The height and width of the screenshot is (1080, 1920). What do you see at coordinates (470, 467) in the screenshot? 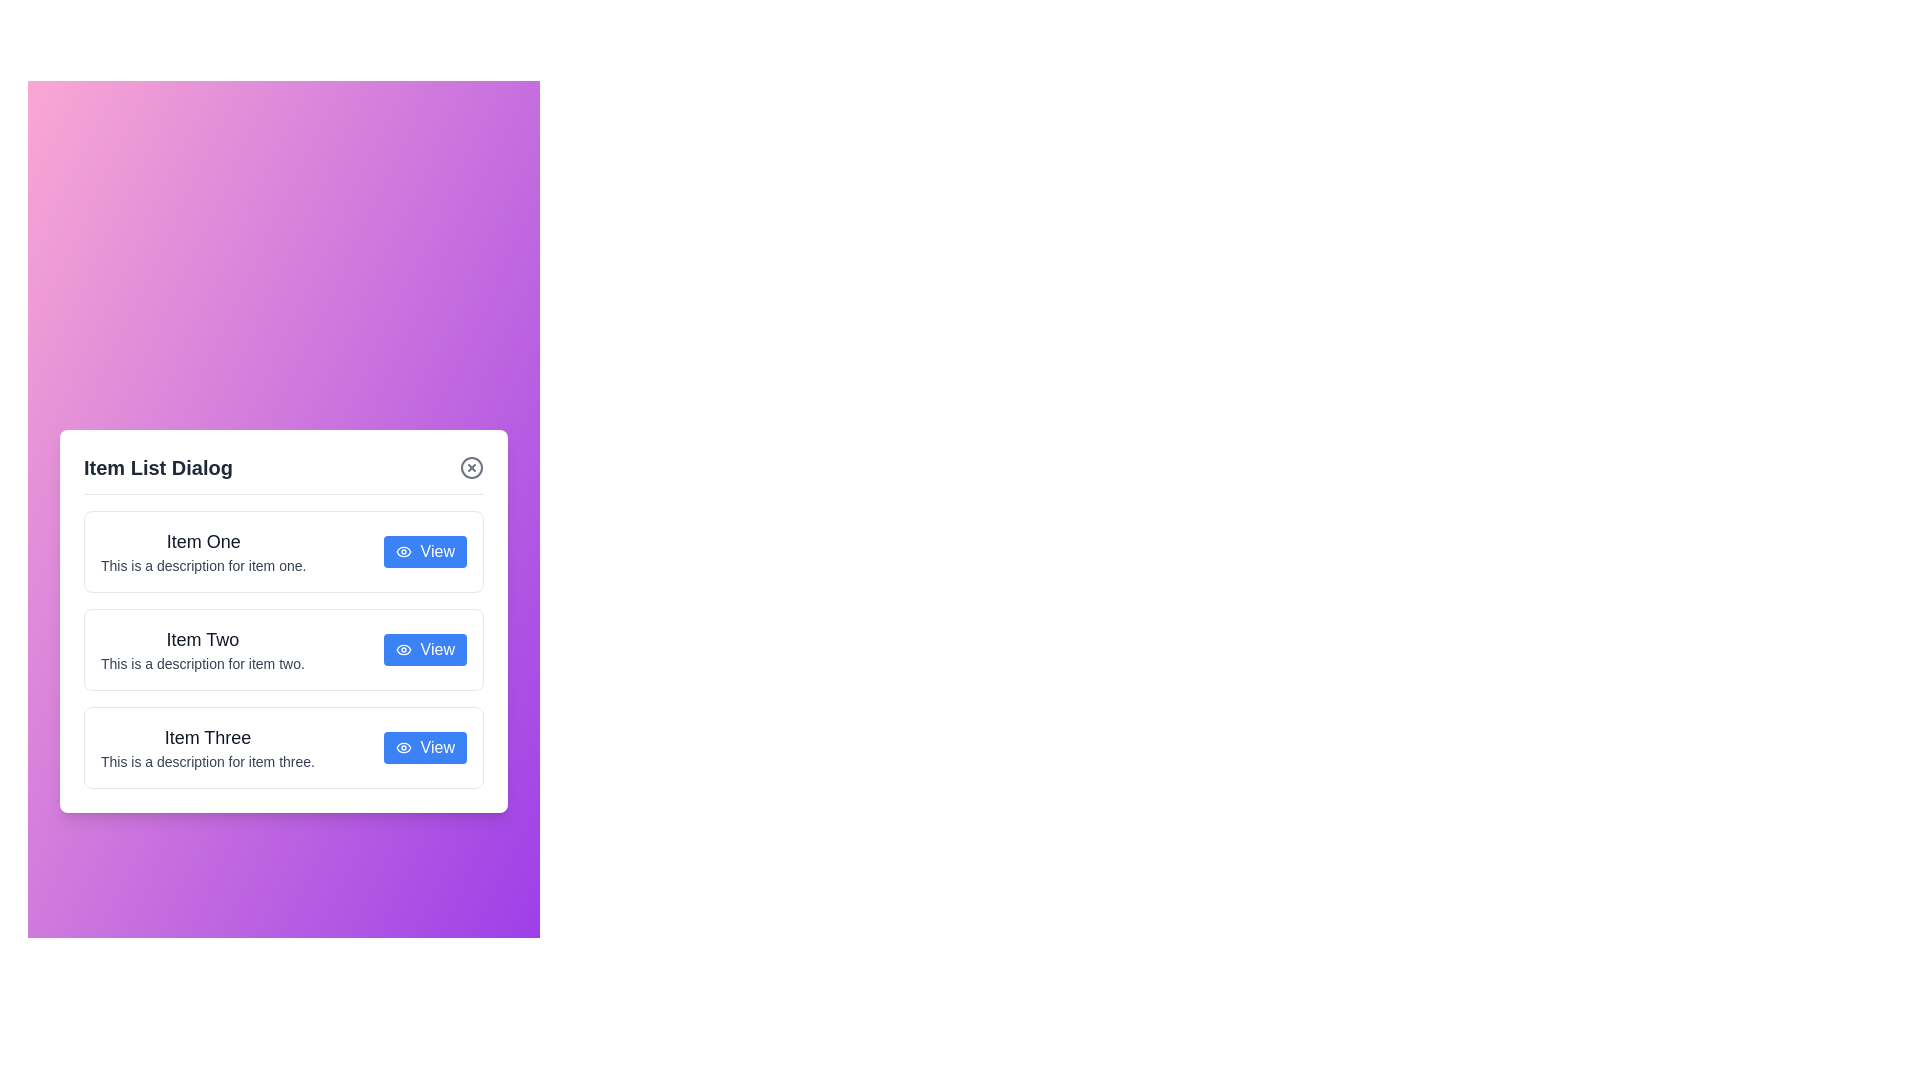
I see `the close button to close the dialog` at bounding box center [470, 467].